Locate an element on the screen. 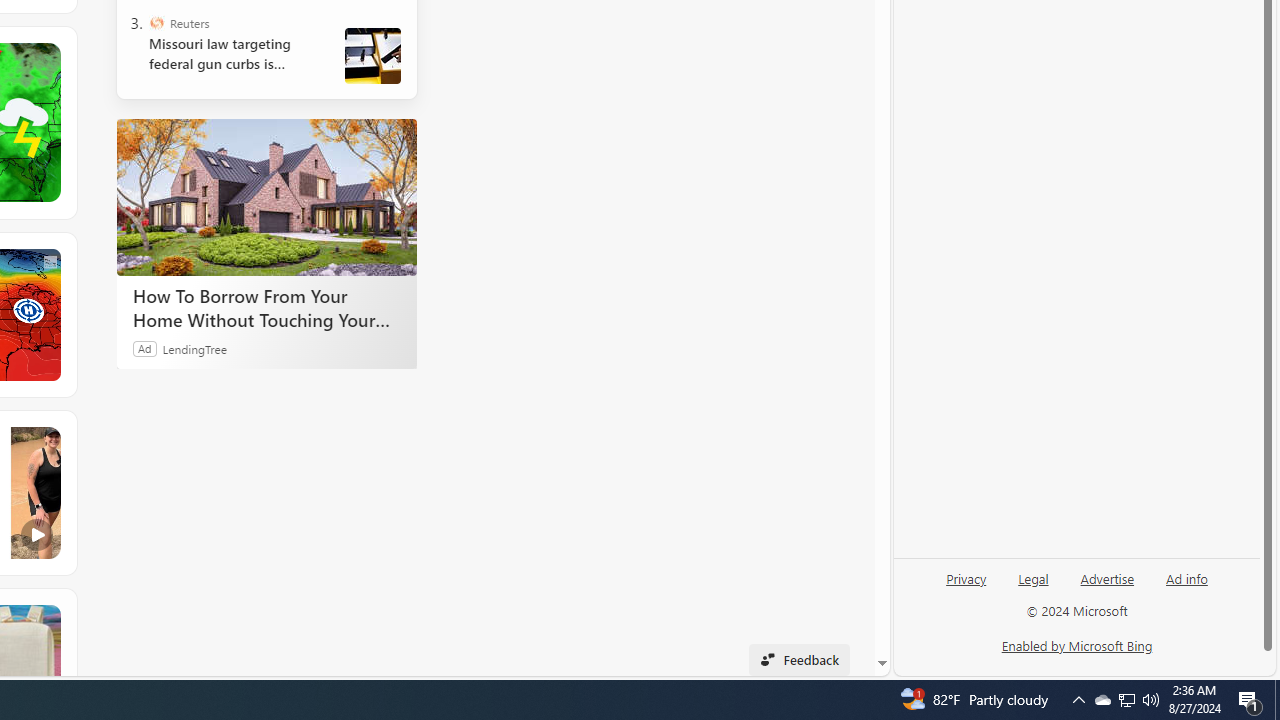  'Reuters' is located at coordinates (155, 23).